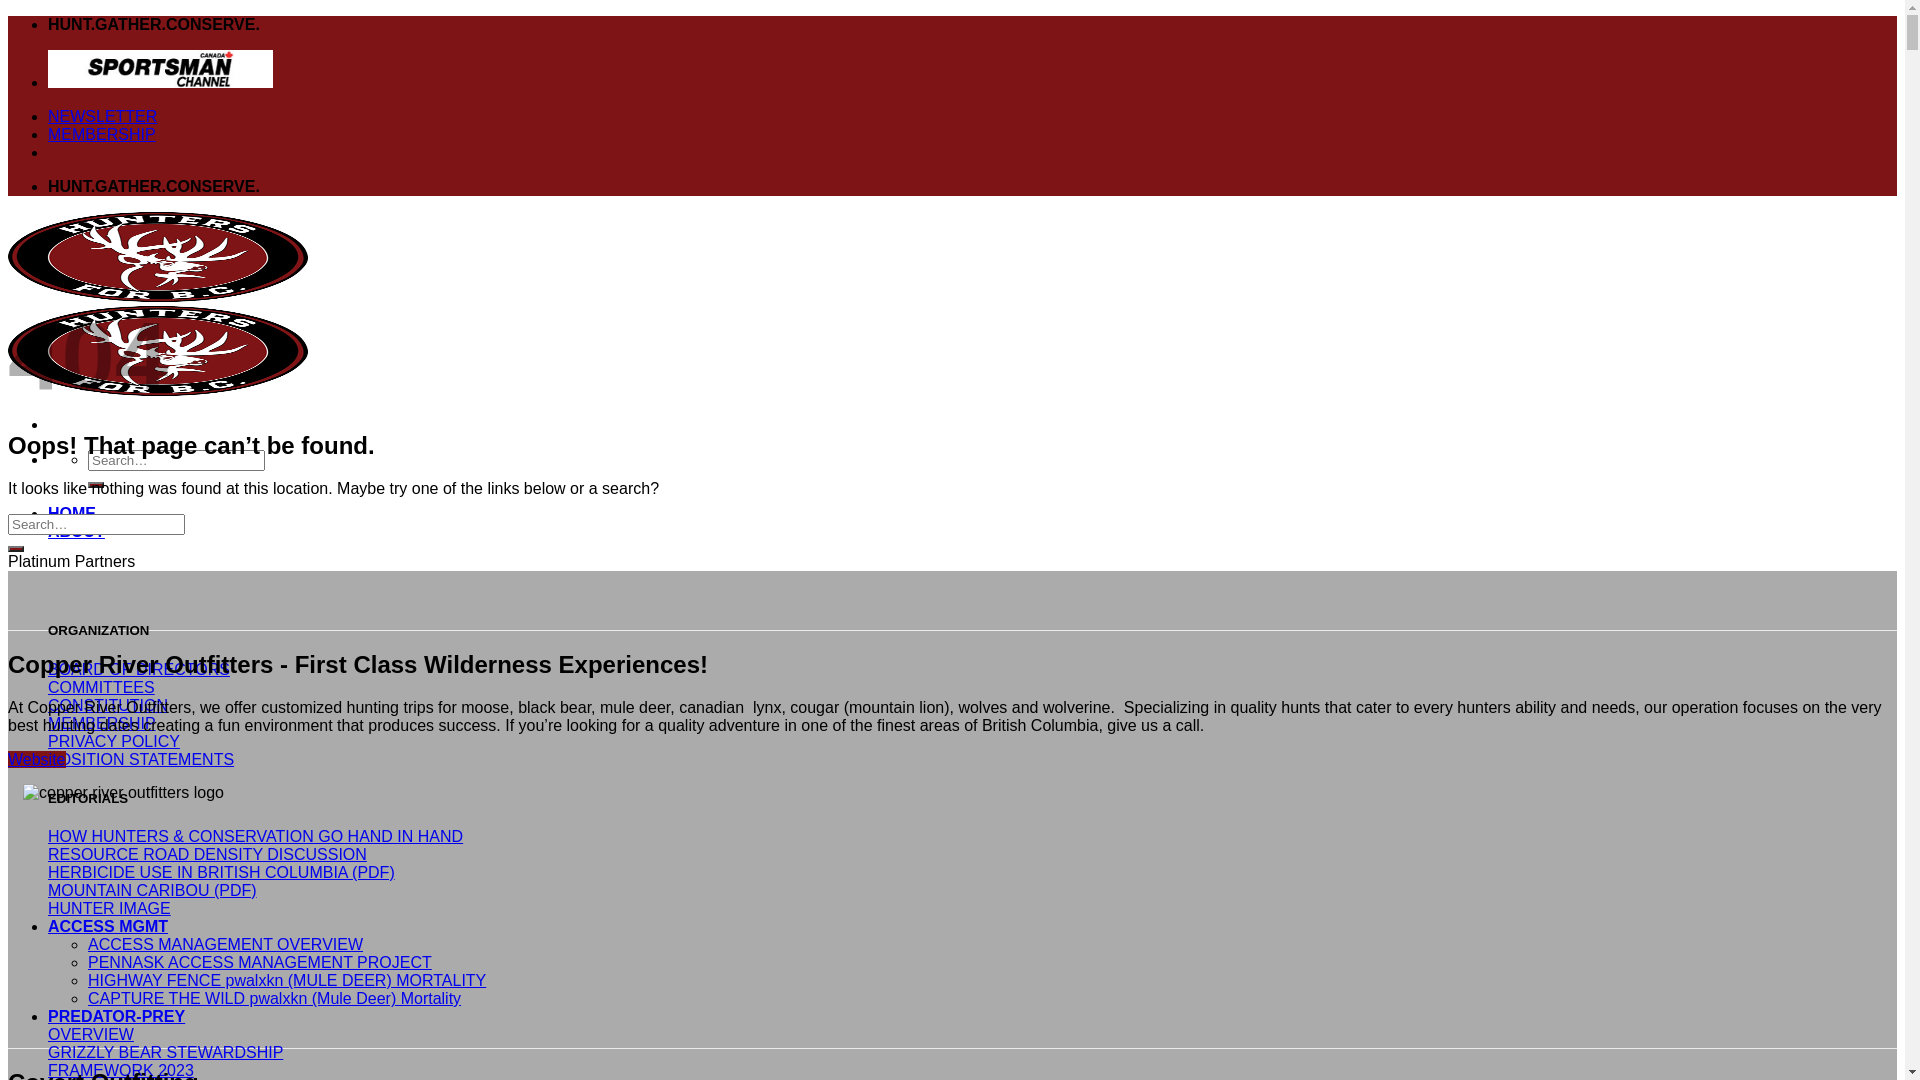 The image size is (1920, 1080). Describe the element at coordinates (108, 908) in the screenshot. I see `'HUNTER IMAGE'` at that location.